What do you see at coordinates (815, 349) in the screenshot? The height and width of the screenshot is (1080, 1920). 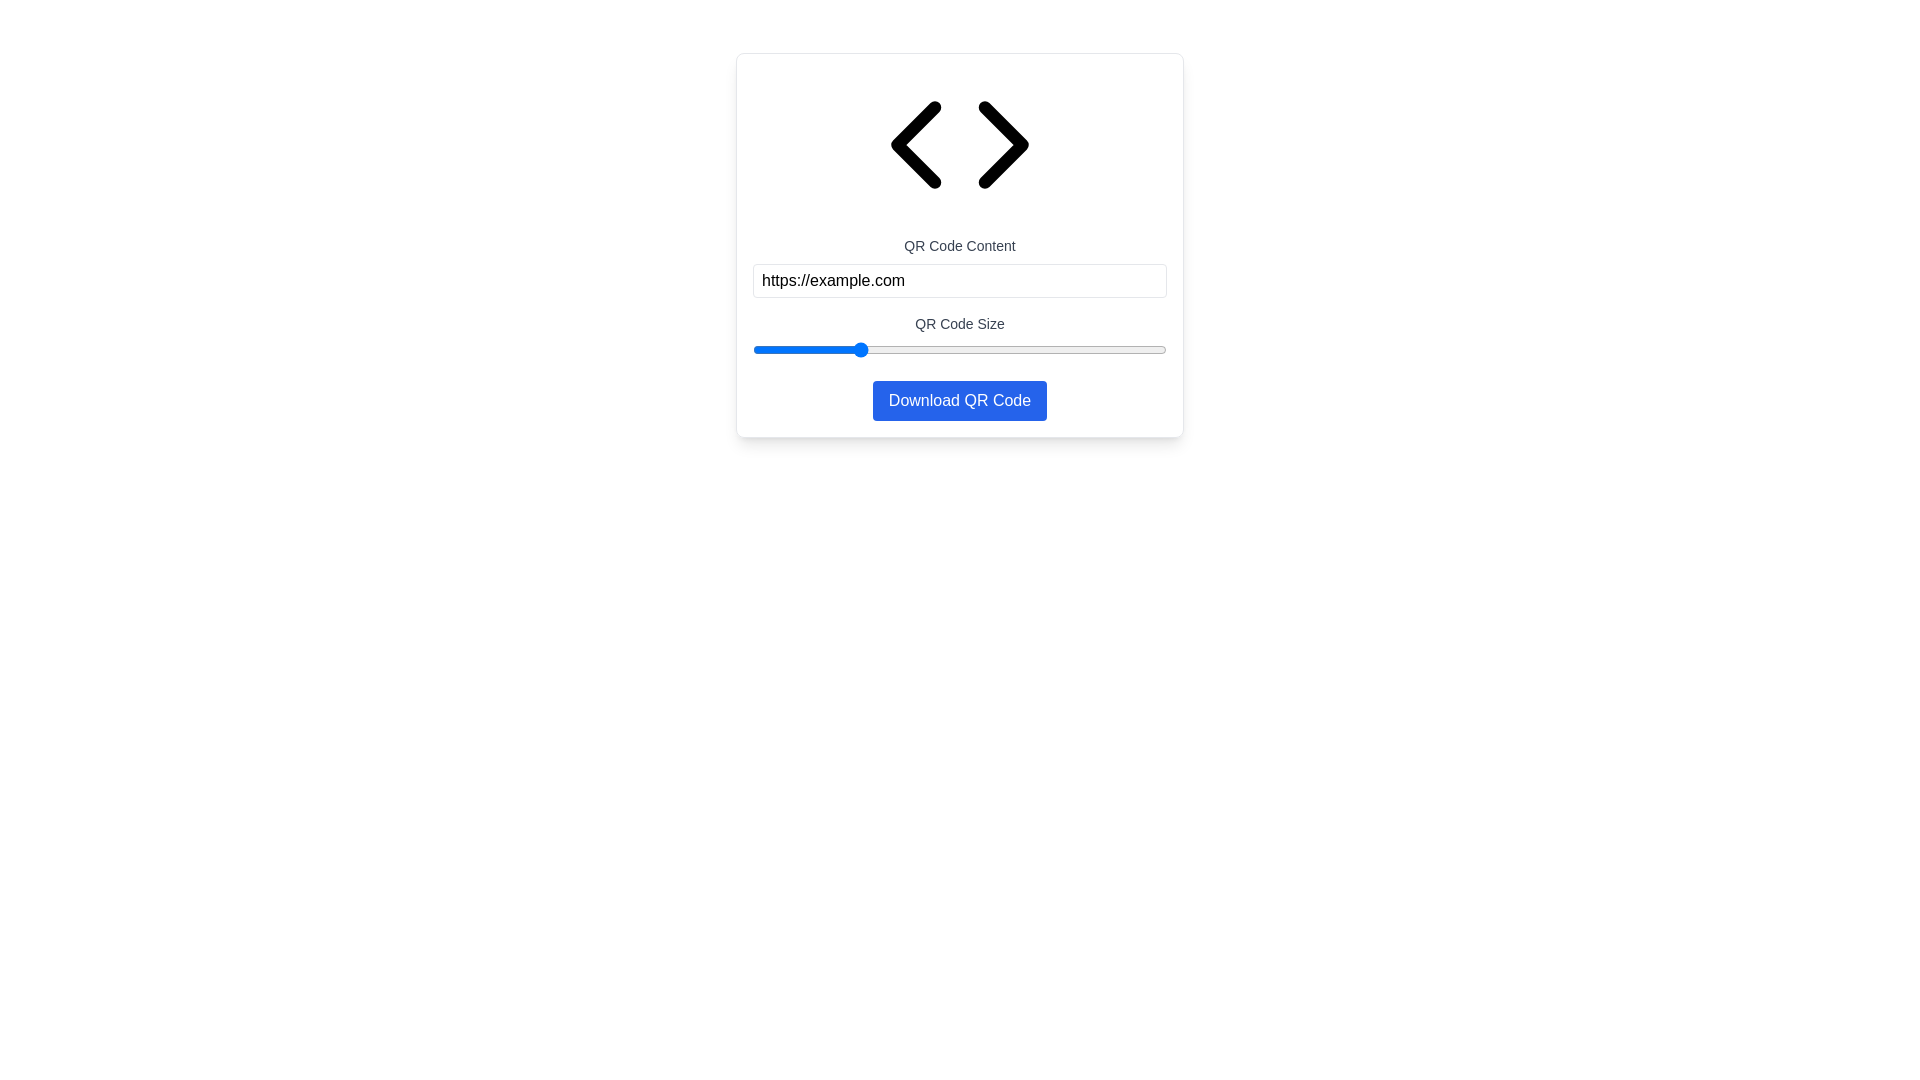 I see `the QR code size` at bounding box center [815, 349].